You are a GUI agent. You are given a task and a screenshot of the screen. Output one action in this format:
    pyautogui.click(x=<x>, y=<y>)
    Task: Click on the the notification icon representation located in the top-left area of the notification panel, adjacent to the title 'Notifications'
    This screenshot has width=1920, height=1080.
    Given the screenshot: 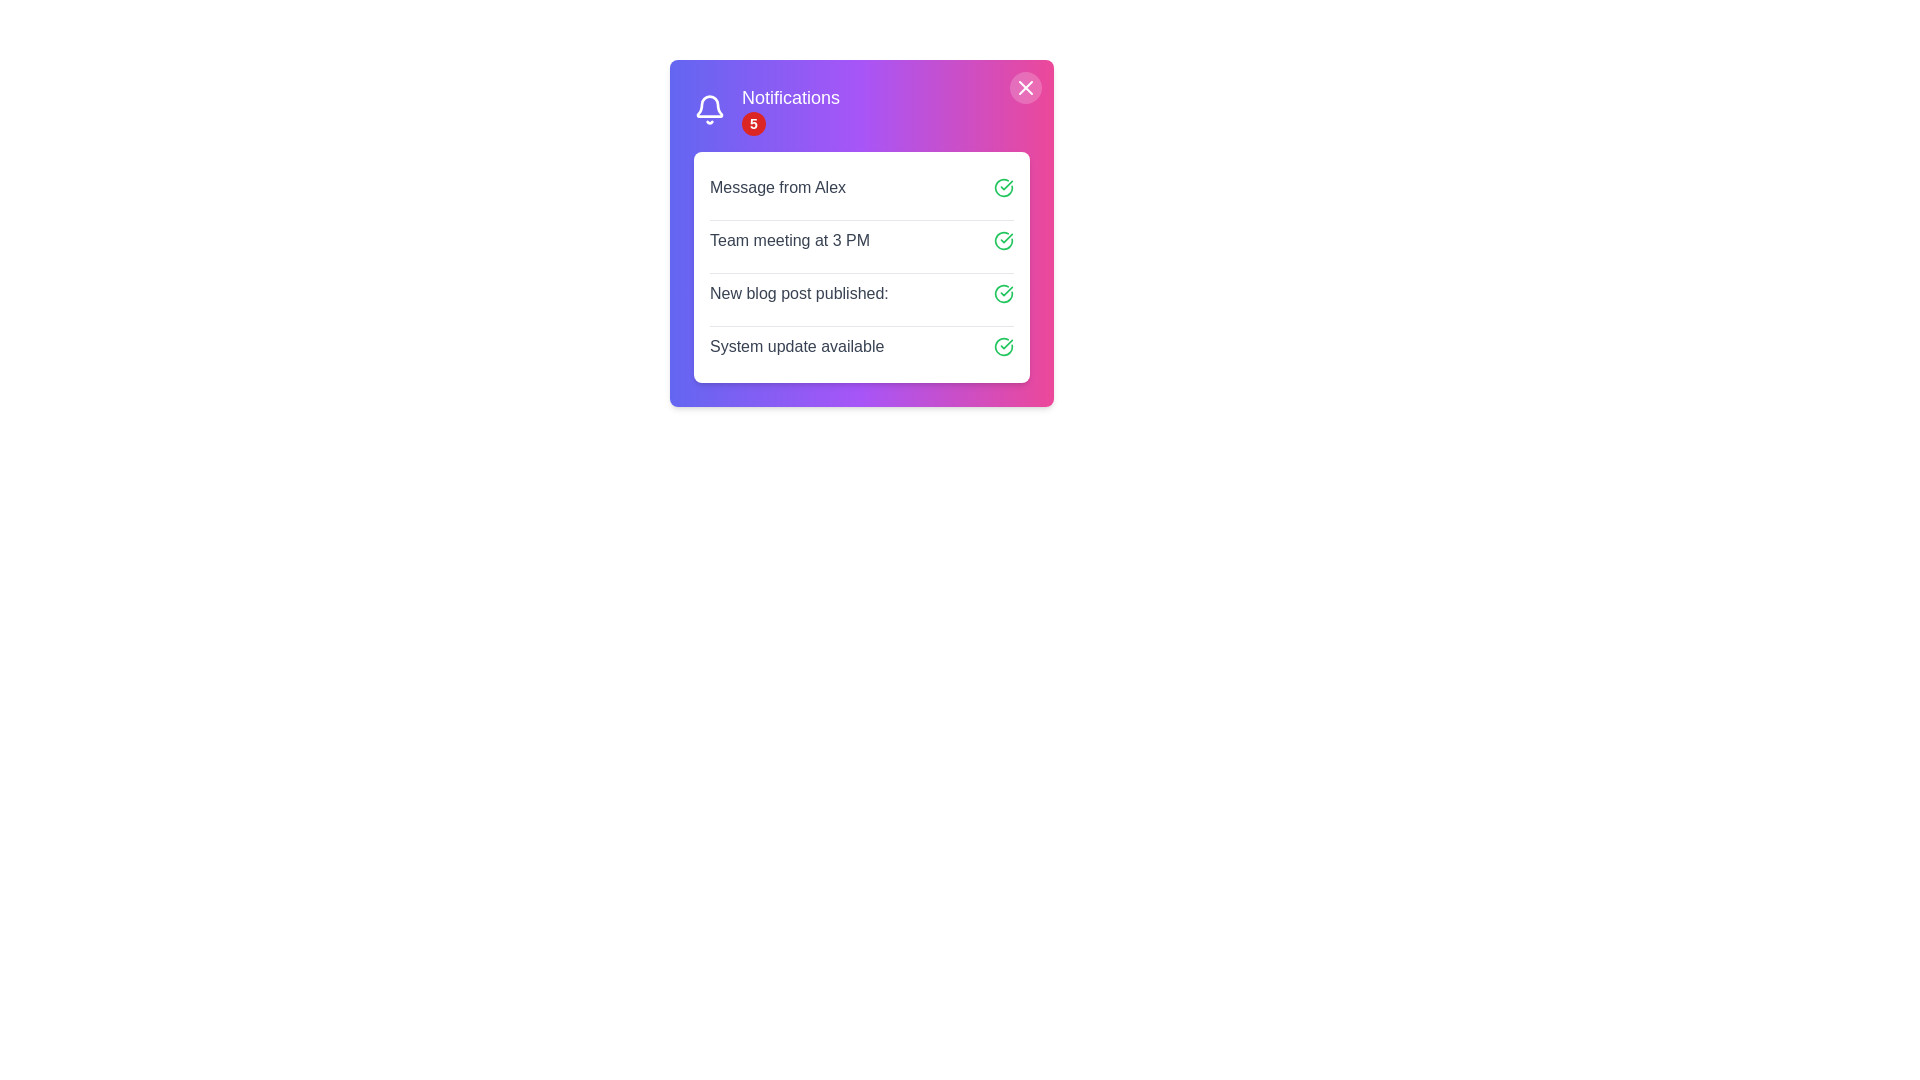 What is the action you would take?
    pyautogui.click(x=710, y=106)
    